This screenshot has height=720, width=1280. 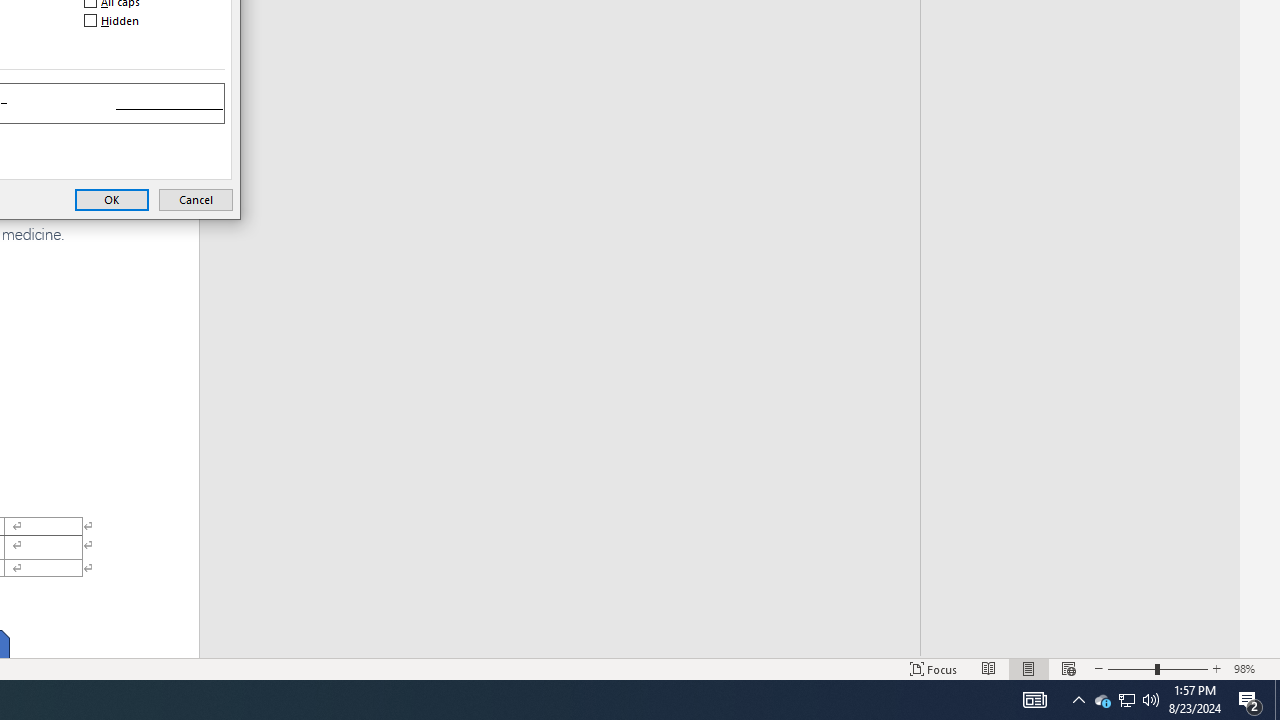 What do you see at coordinates (1250, 698) in the screenshot?
I see `'Action Center, 2 new notifications'` at bounding box center [1250, 698].